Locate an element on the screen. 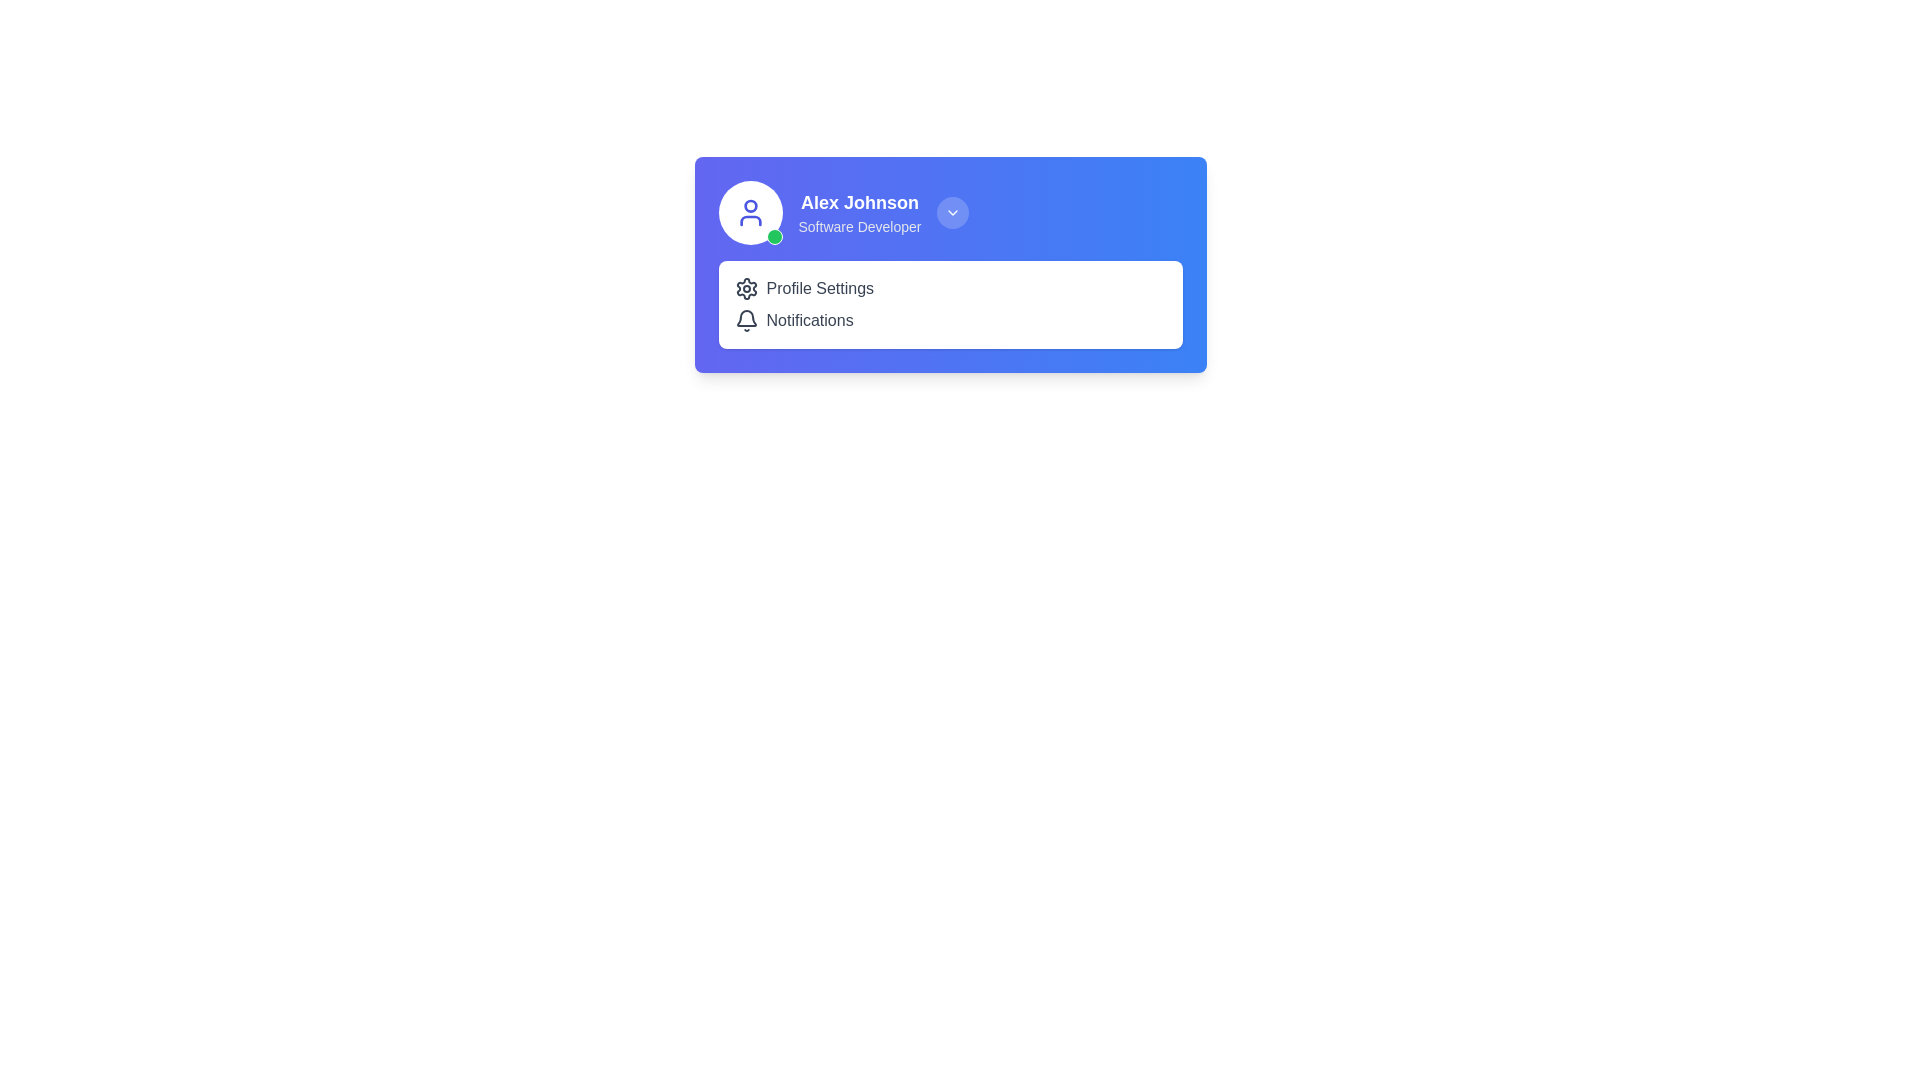  the bell-shaped notification icon located to the left of the 'Notifications' text within the options listed under the blue profile card is located at coordinates (745, 319).